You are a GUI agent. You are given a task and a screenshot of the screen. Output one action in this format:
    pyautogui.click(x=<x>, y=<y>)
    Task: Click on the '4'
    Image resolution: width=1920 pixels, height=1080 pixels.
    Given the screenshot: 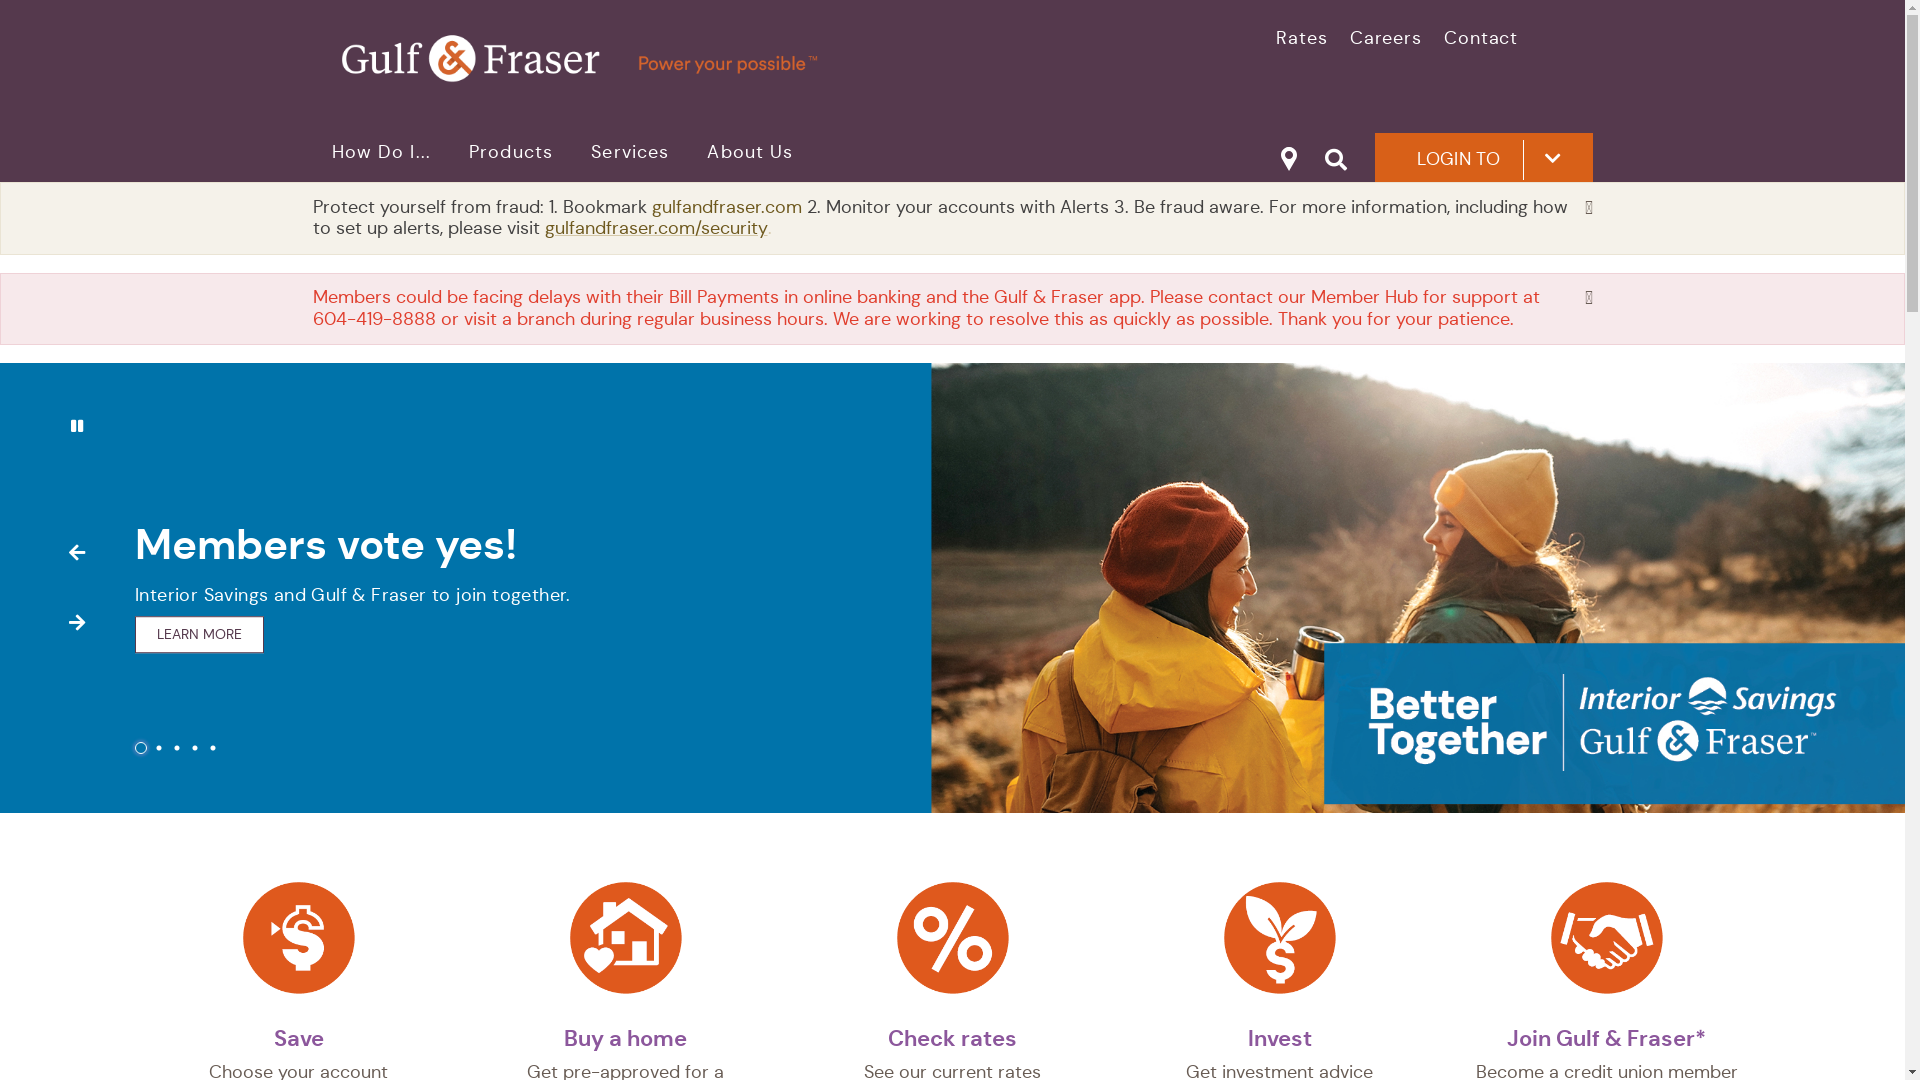 What is the action you would take?
    pyautogui.click(x=195, y=748)
    